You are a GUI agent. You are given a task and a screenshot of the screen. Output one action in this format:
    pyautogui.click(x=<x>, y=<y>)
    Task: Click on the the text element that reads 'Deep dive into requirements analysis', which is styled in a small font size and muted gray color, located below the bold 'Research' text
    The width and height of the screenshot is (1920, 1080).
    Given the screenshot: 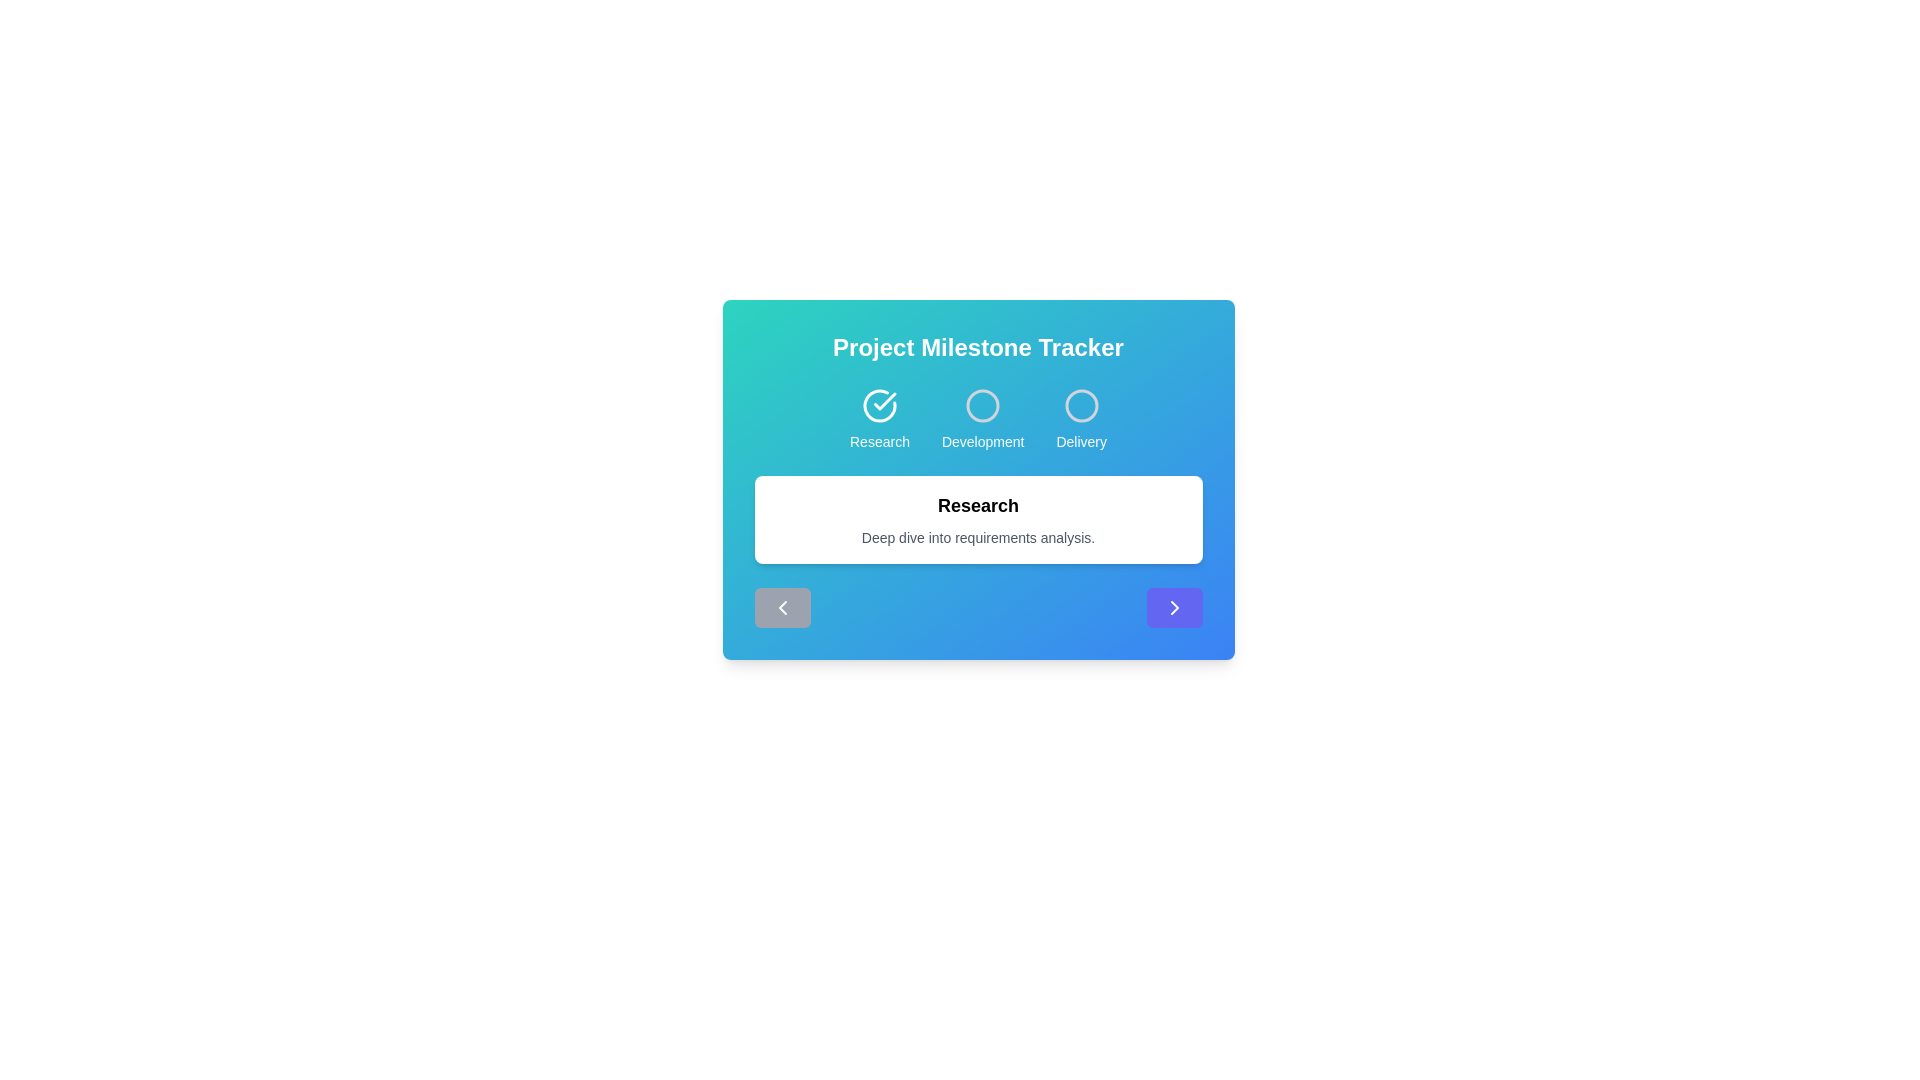 What is the action you would take?
    pyautogui.click(x=978, y=536)
    